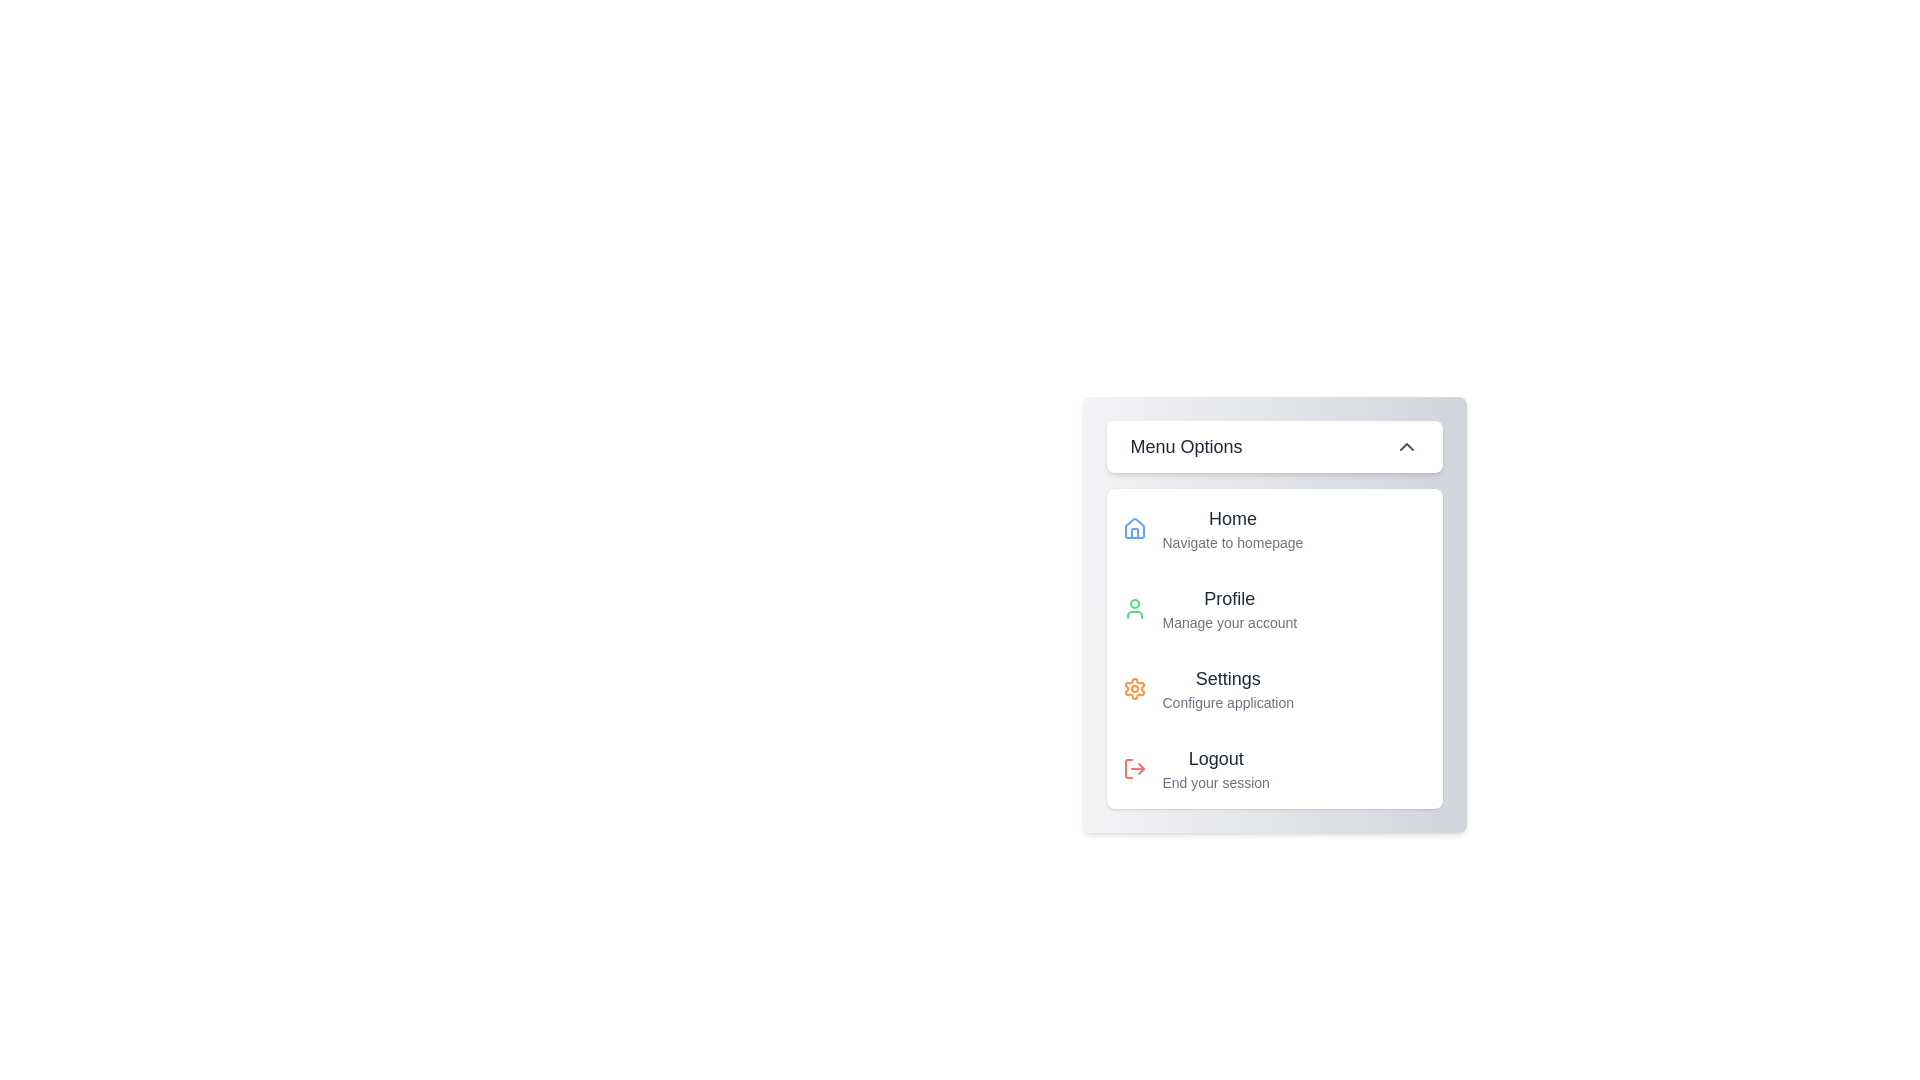 The width and height of the screenshot is (1920, 1080). Describe the element at coordinates (1134, 767) in the screenshot. I see `the red SVG logout icon, which is the leftmost component of the Logout button in the menu options` at that location.